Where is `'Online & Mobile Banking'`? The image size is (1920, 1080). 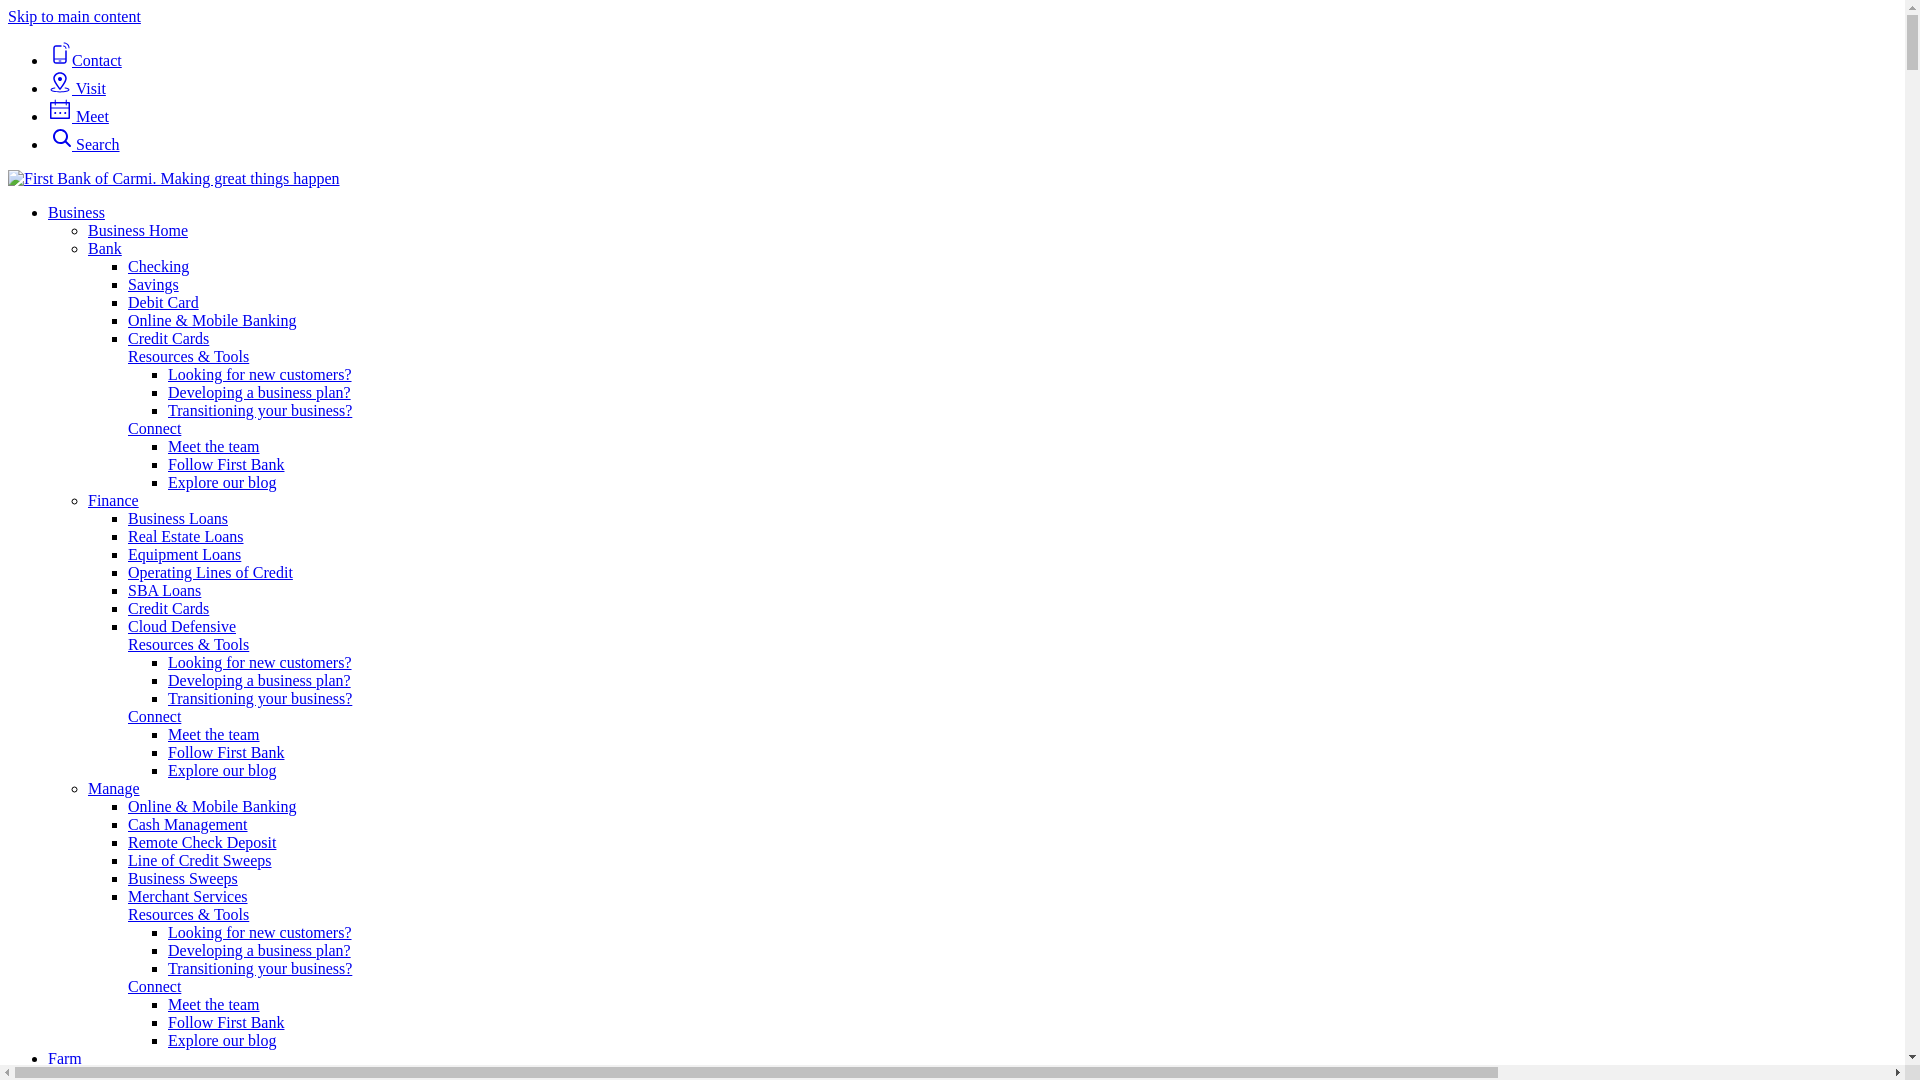
'Online & Mobile Banking' is located at coordinates (127, 319).